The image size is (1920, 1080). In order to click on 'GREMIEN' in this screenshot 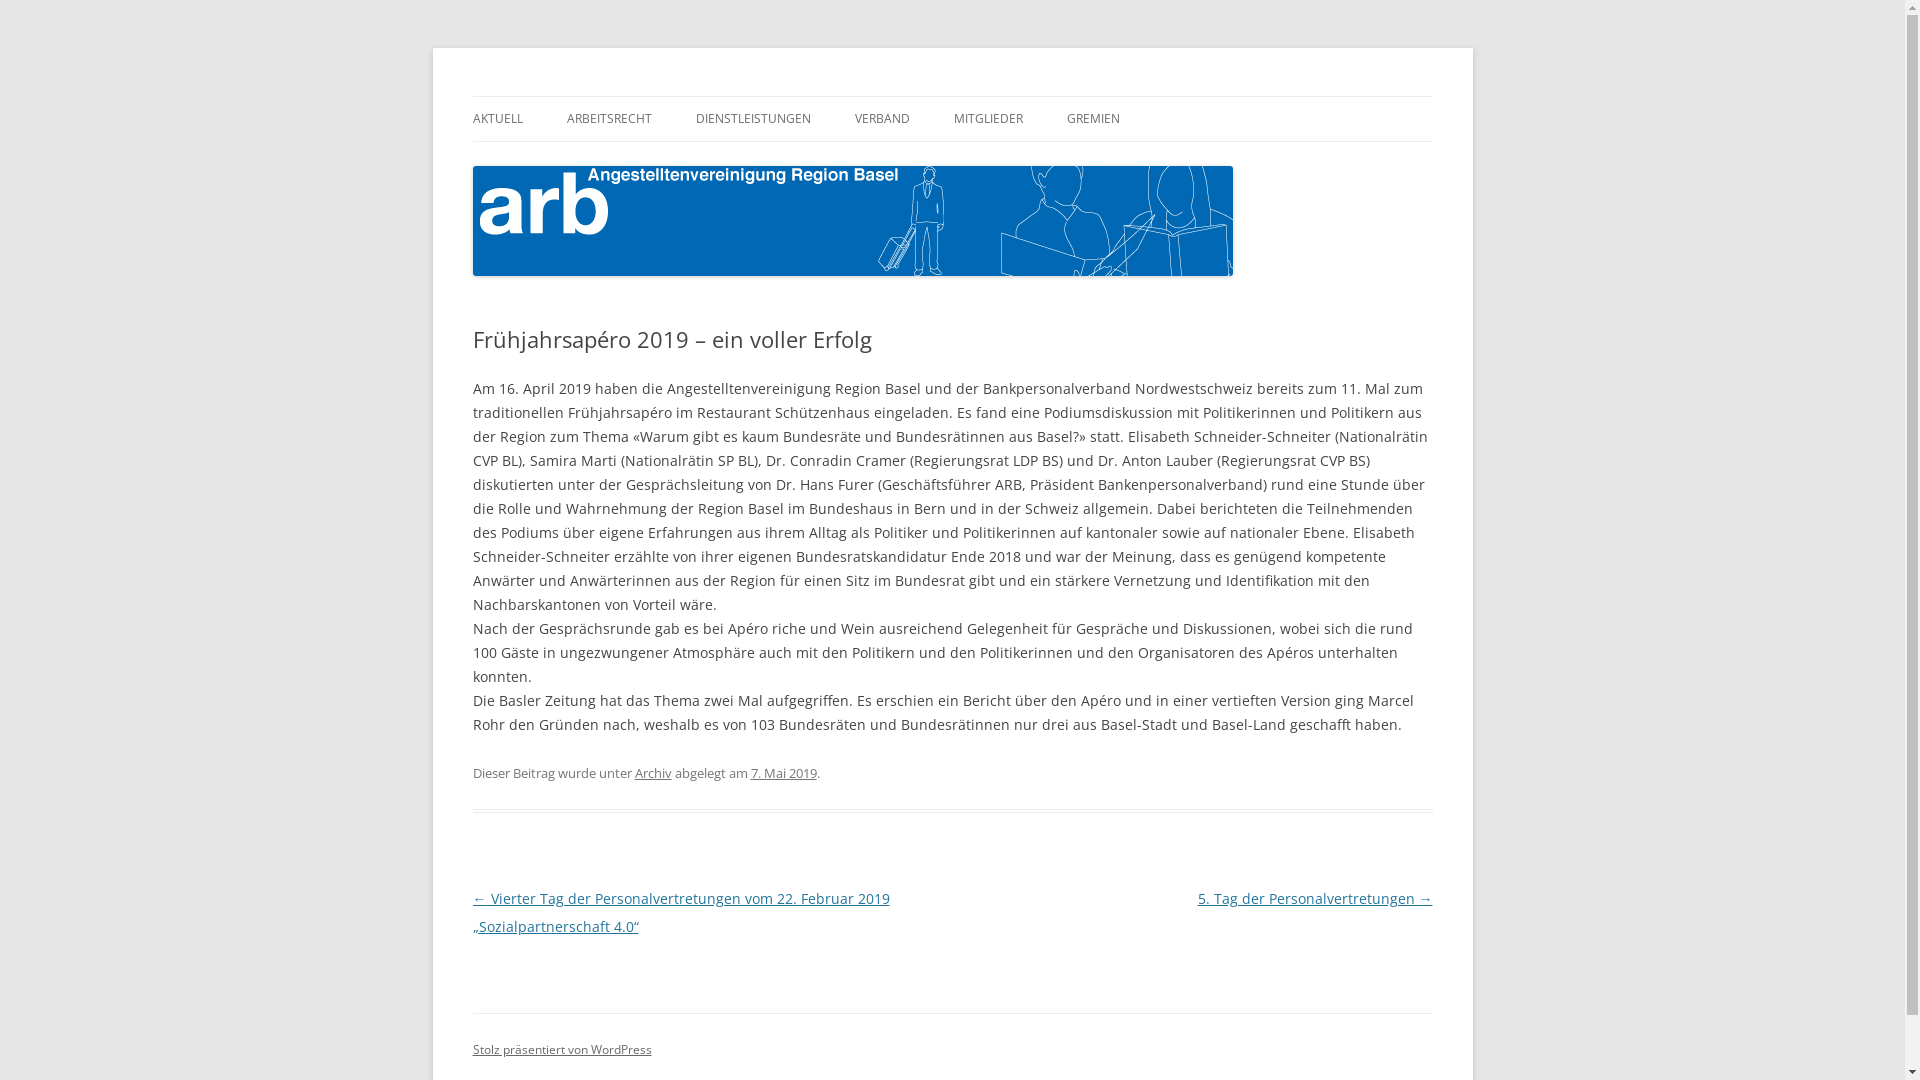, I will do `click(1064, 119)`.